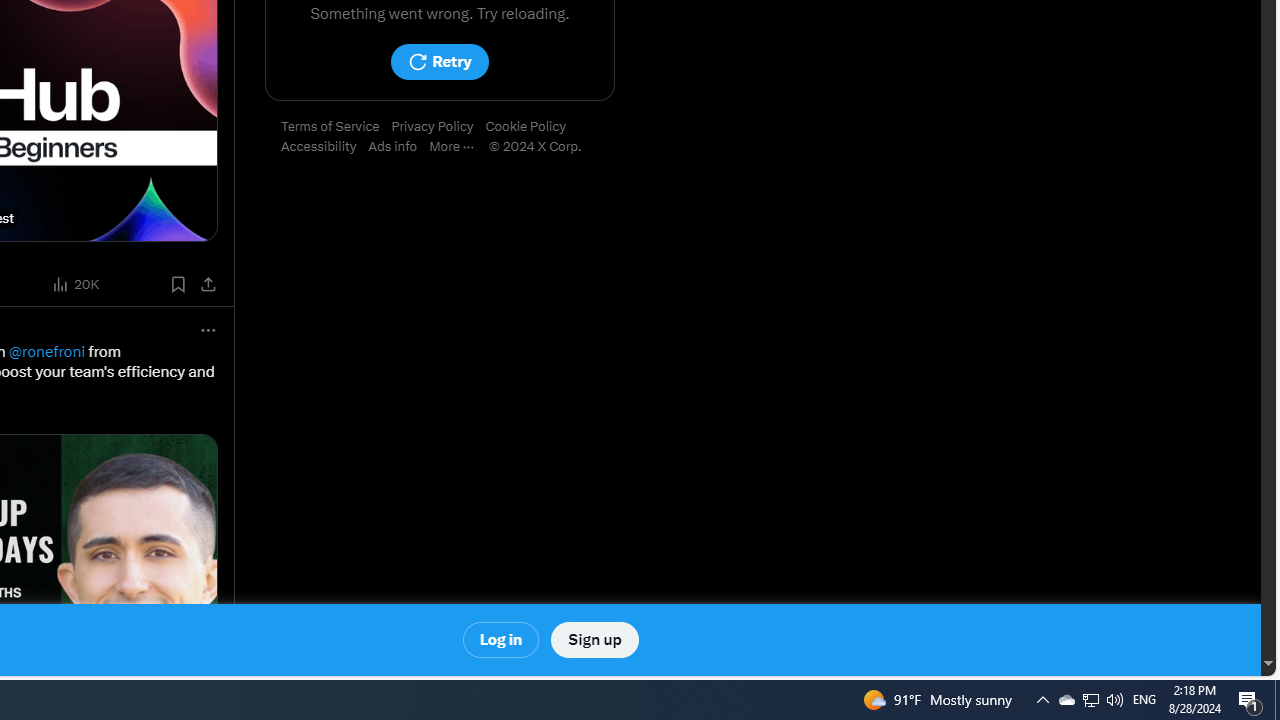  Describe the element at coordinates (325, 146) in the screenshot. I see `'Accessibility'` at that location.